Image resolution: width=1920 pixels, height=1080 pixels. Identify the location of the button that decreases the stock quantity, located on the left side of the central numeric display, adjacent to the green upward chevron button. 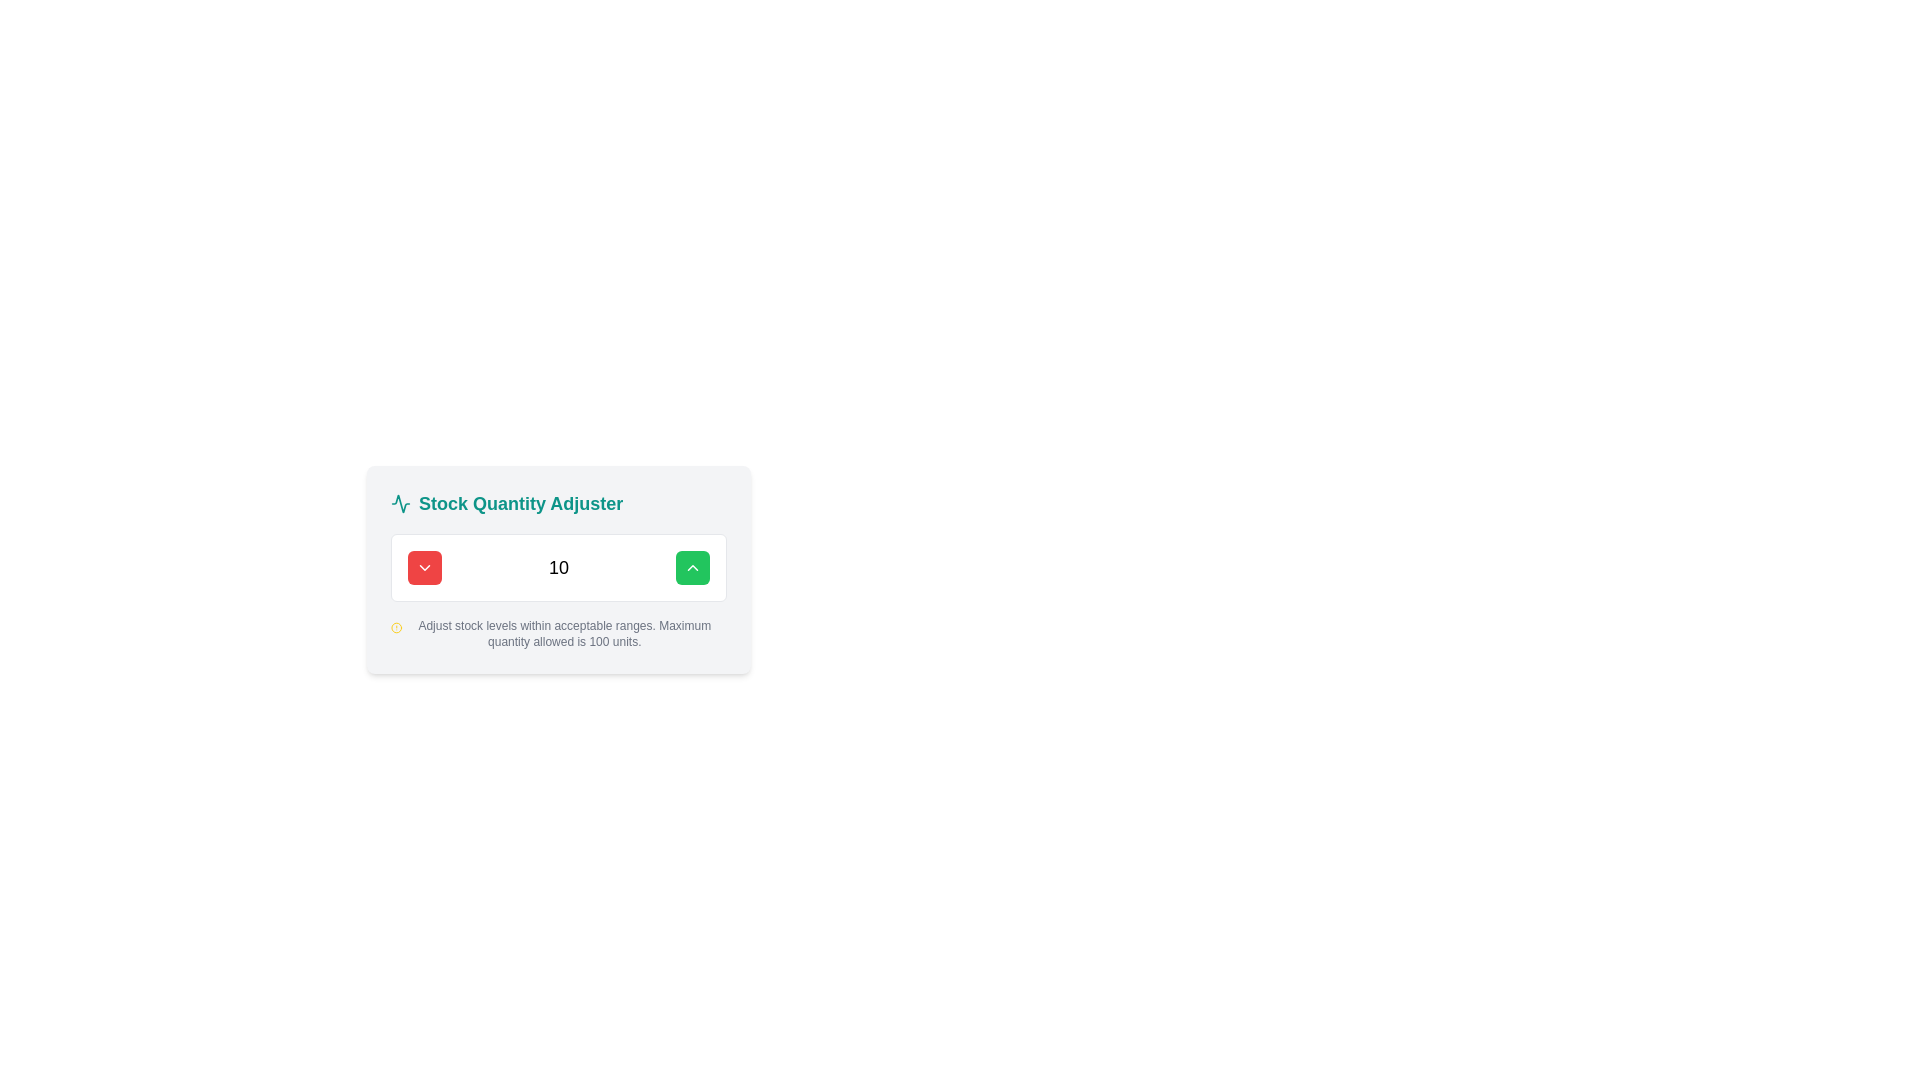
(424, 567).